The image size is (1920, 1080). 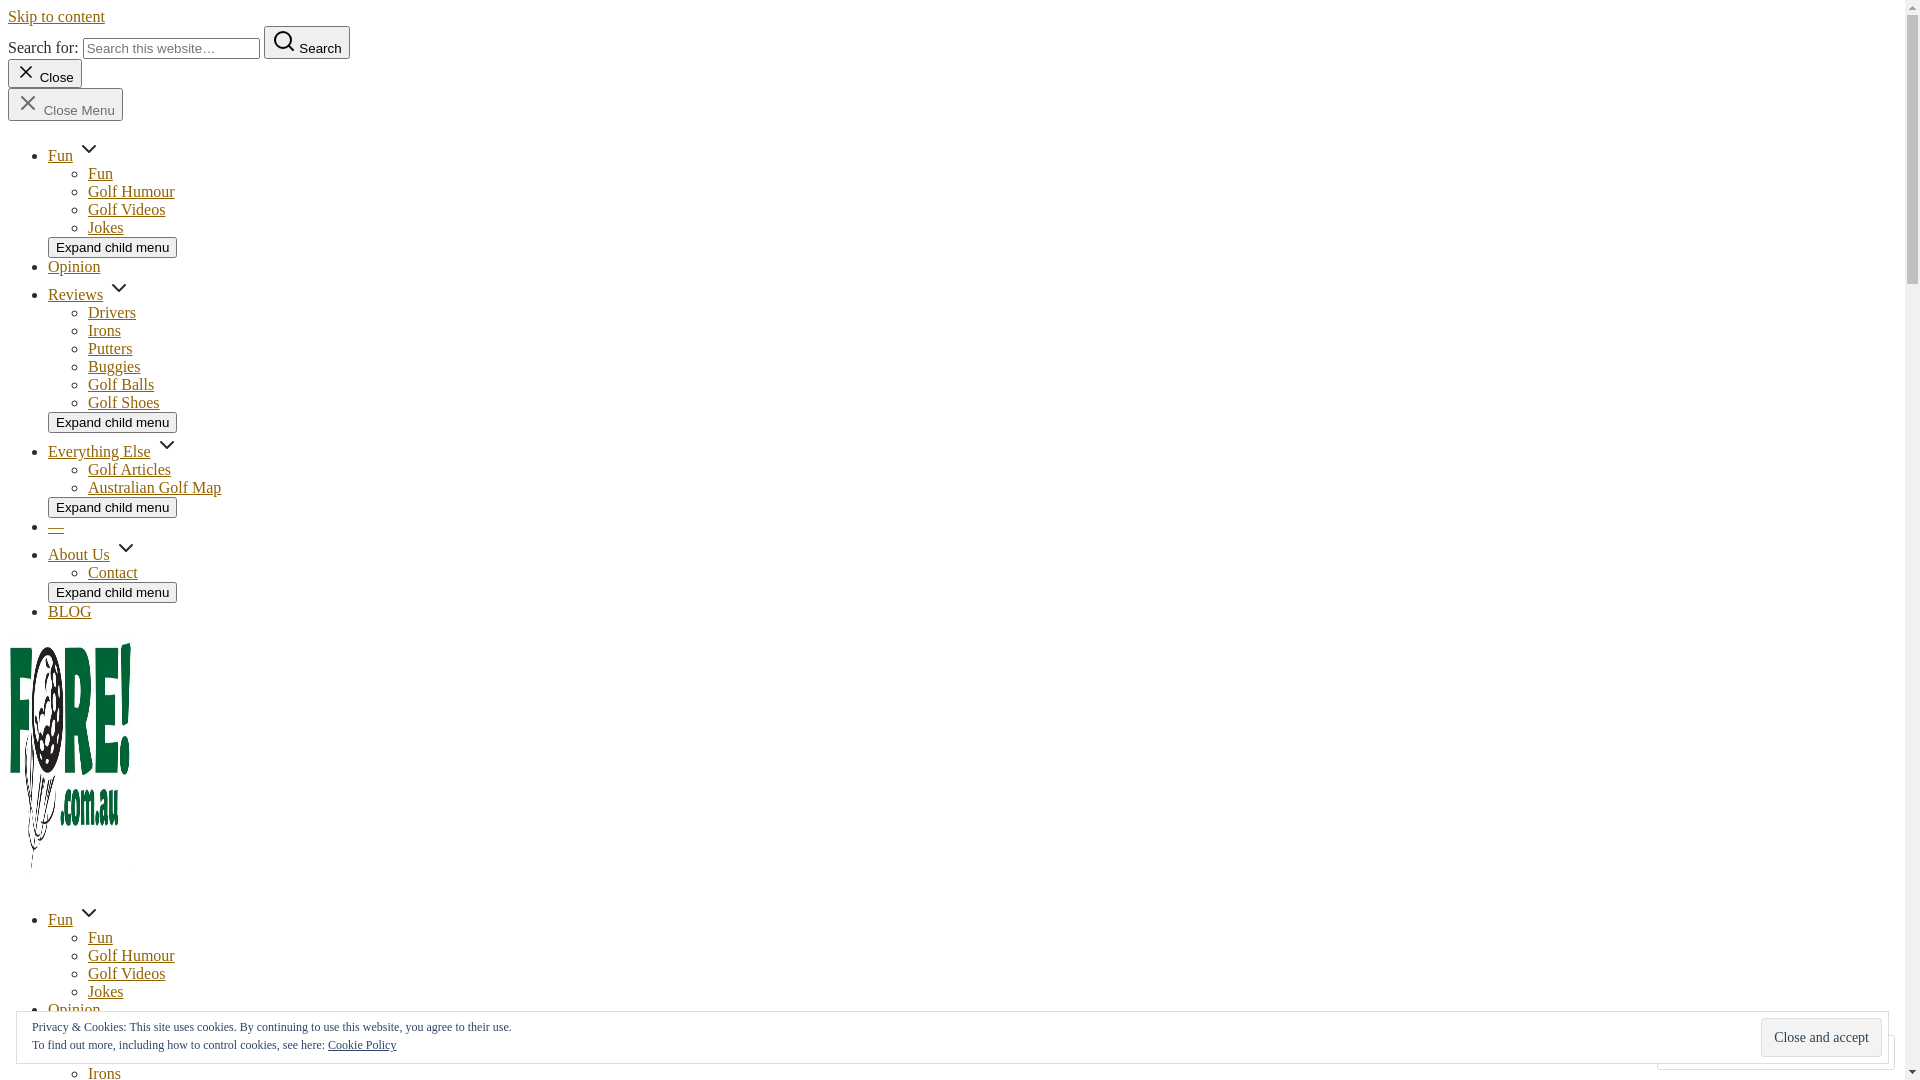 What do you see at coordinates (60, 919) in the screenshot?
I see `'Fun'` at bounding box center [60, 919].